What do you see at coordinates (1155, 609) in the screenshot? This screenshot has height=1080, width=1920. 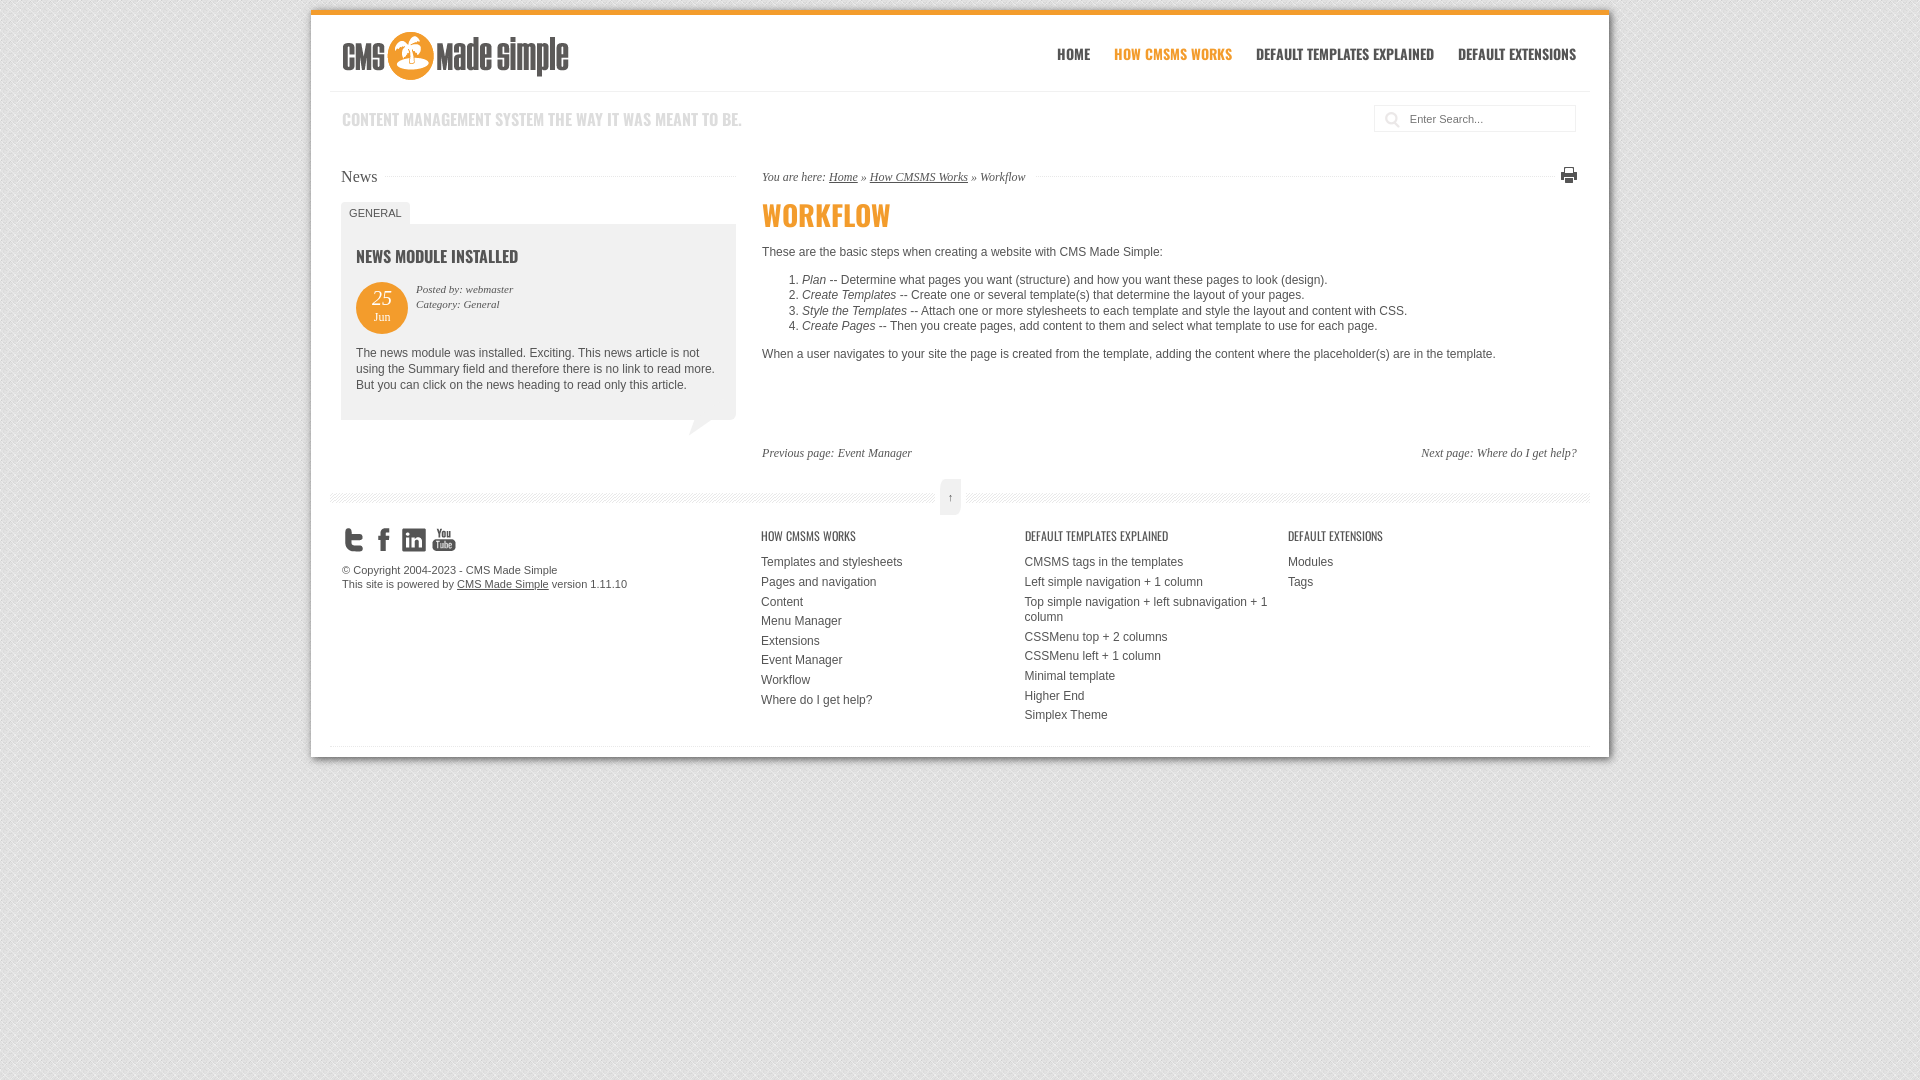 I see `'Top simple navigation + left subnavigation + 1 column'` at bounding box center [1155, 609].